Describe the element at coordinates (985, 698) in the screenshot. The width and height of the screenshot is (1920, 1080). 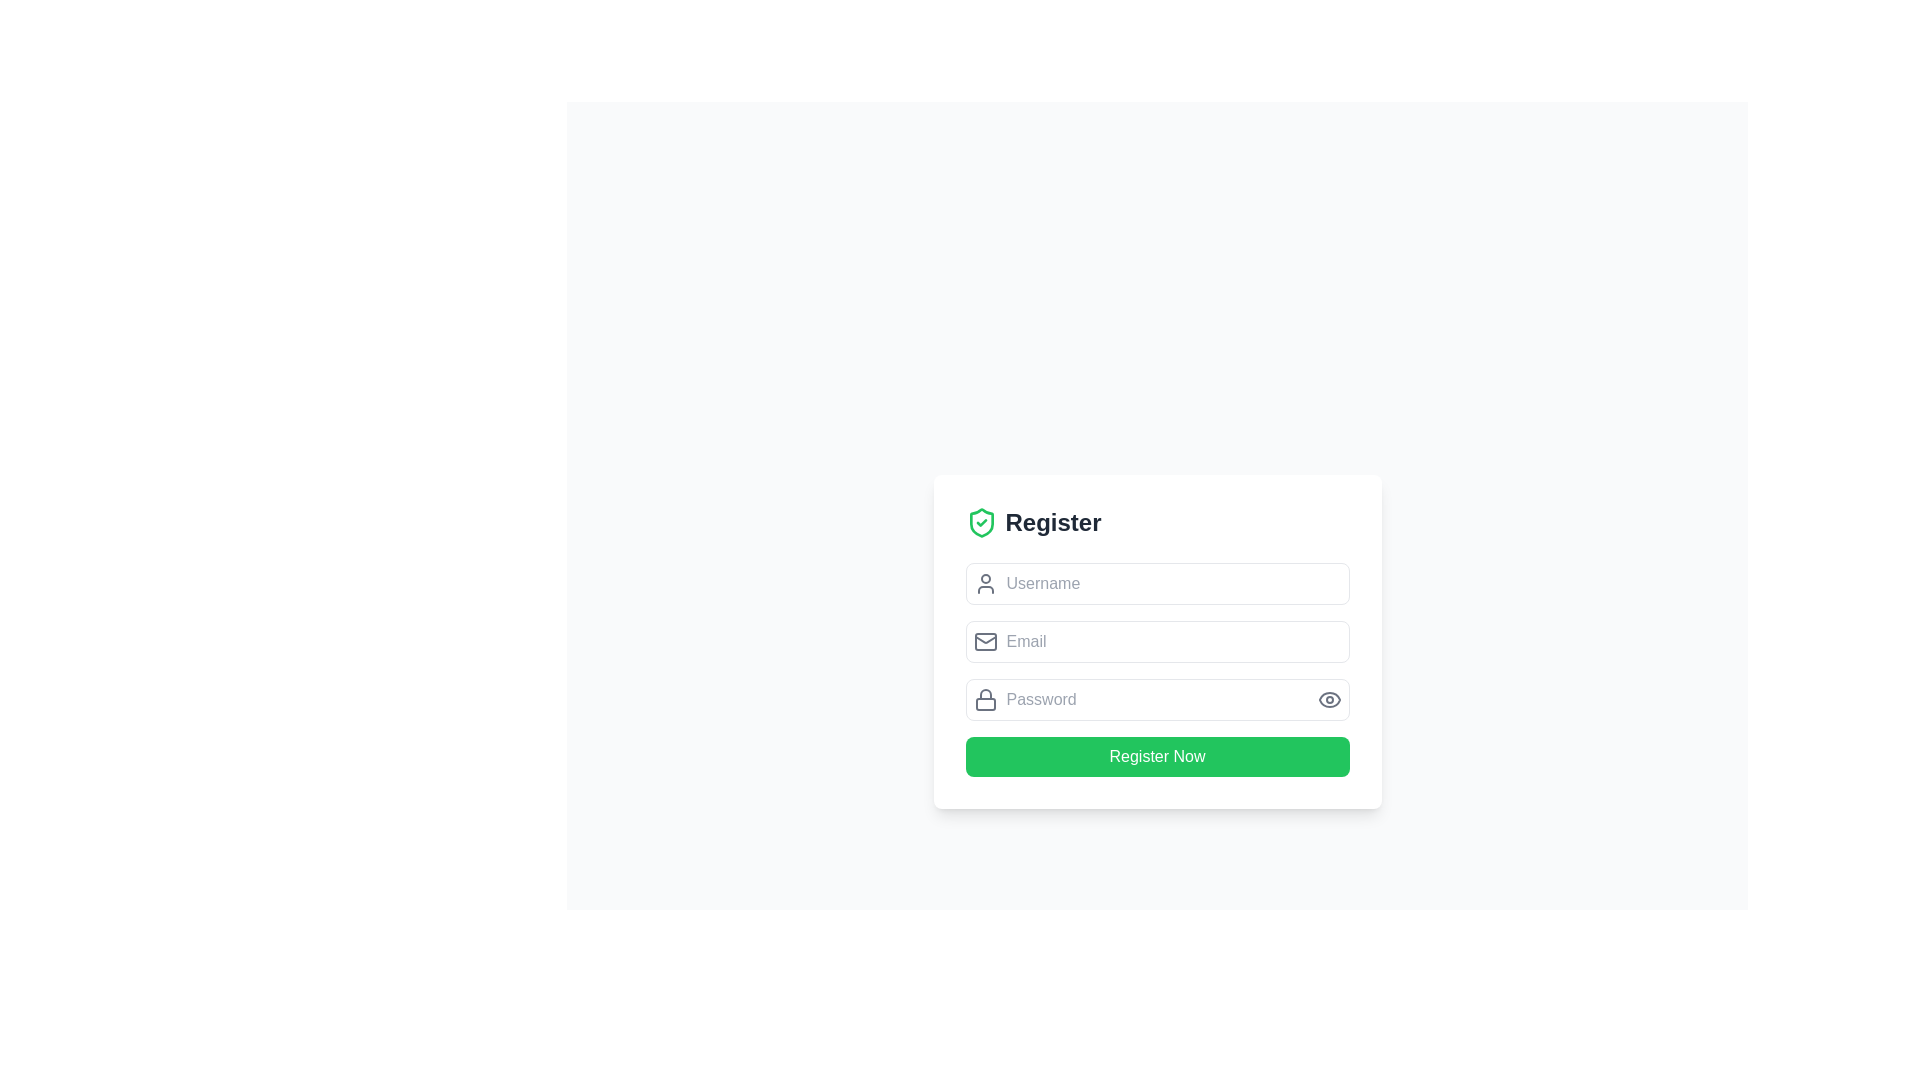
I see `the security icon positioned to the left inside the password input field, which serves as a visual indicator for restricted access` at that location.